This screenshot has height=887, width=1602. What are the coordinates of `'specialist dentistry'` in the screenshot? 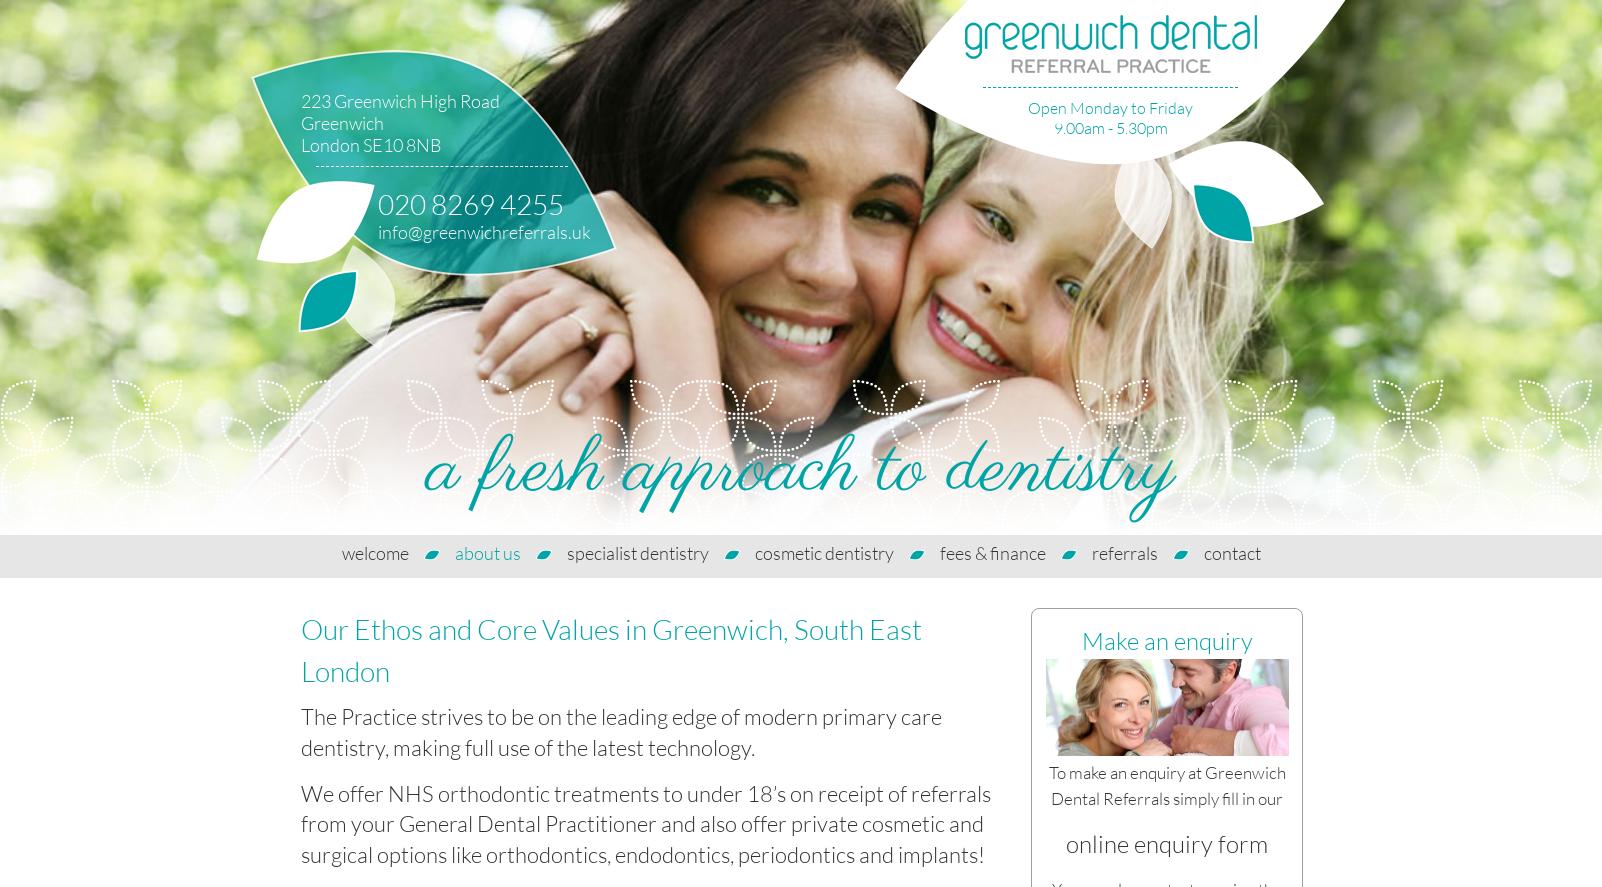 It's located at (564, 551).